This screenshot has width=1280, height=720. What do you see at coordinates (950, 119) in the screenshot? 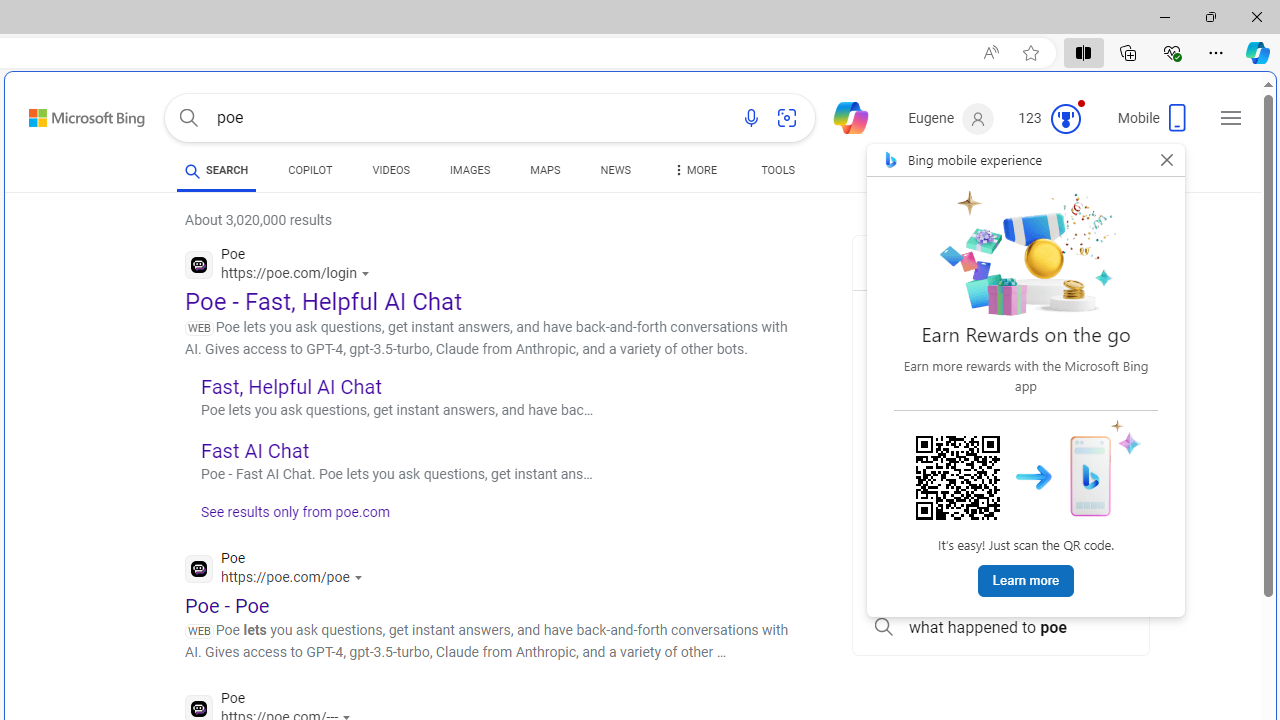
I see `'Eugene'` at bounding box center [950, 119].